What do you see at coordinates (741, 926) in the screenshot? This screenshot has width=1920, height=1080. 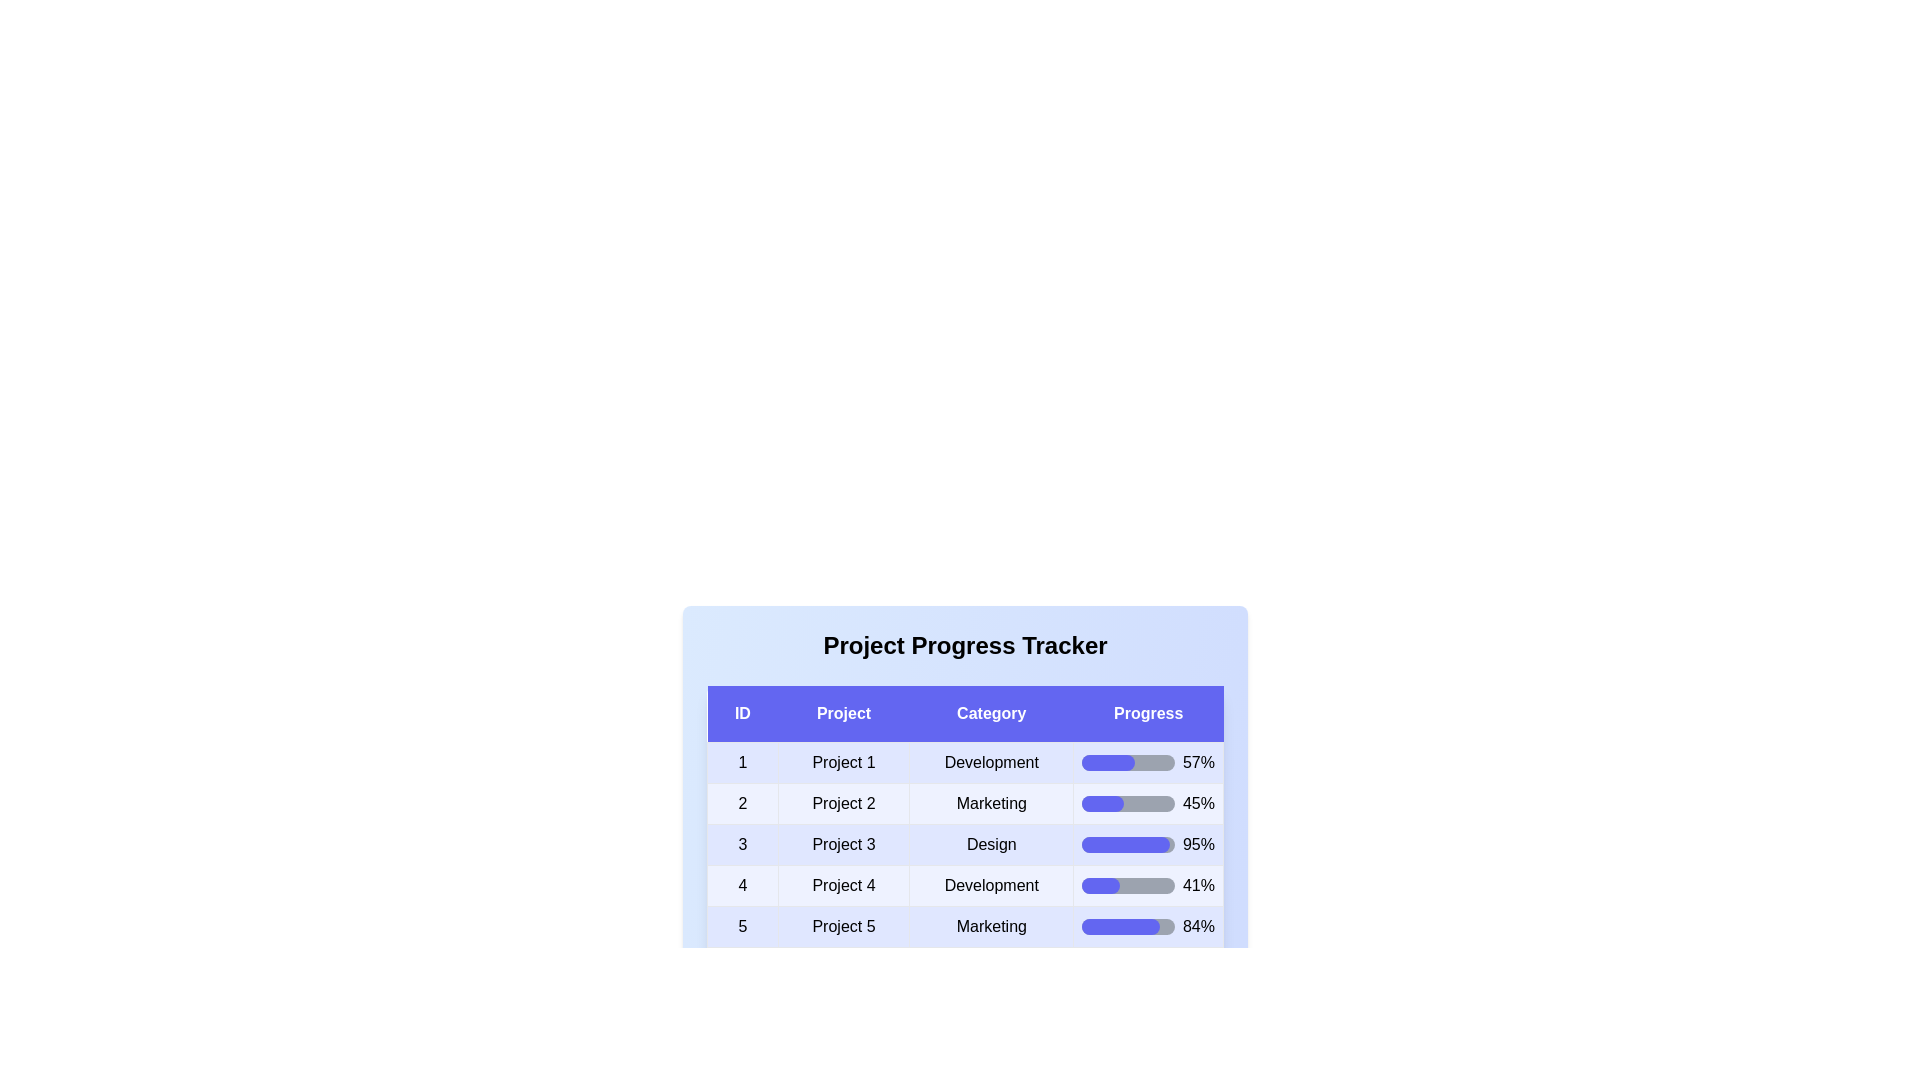 I see `the cell corresponding to 5 to select its text` at bounding box center [741, 926].